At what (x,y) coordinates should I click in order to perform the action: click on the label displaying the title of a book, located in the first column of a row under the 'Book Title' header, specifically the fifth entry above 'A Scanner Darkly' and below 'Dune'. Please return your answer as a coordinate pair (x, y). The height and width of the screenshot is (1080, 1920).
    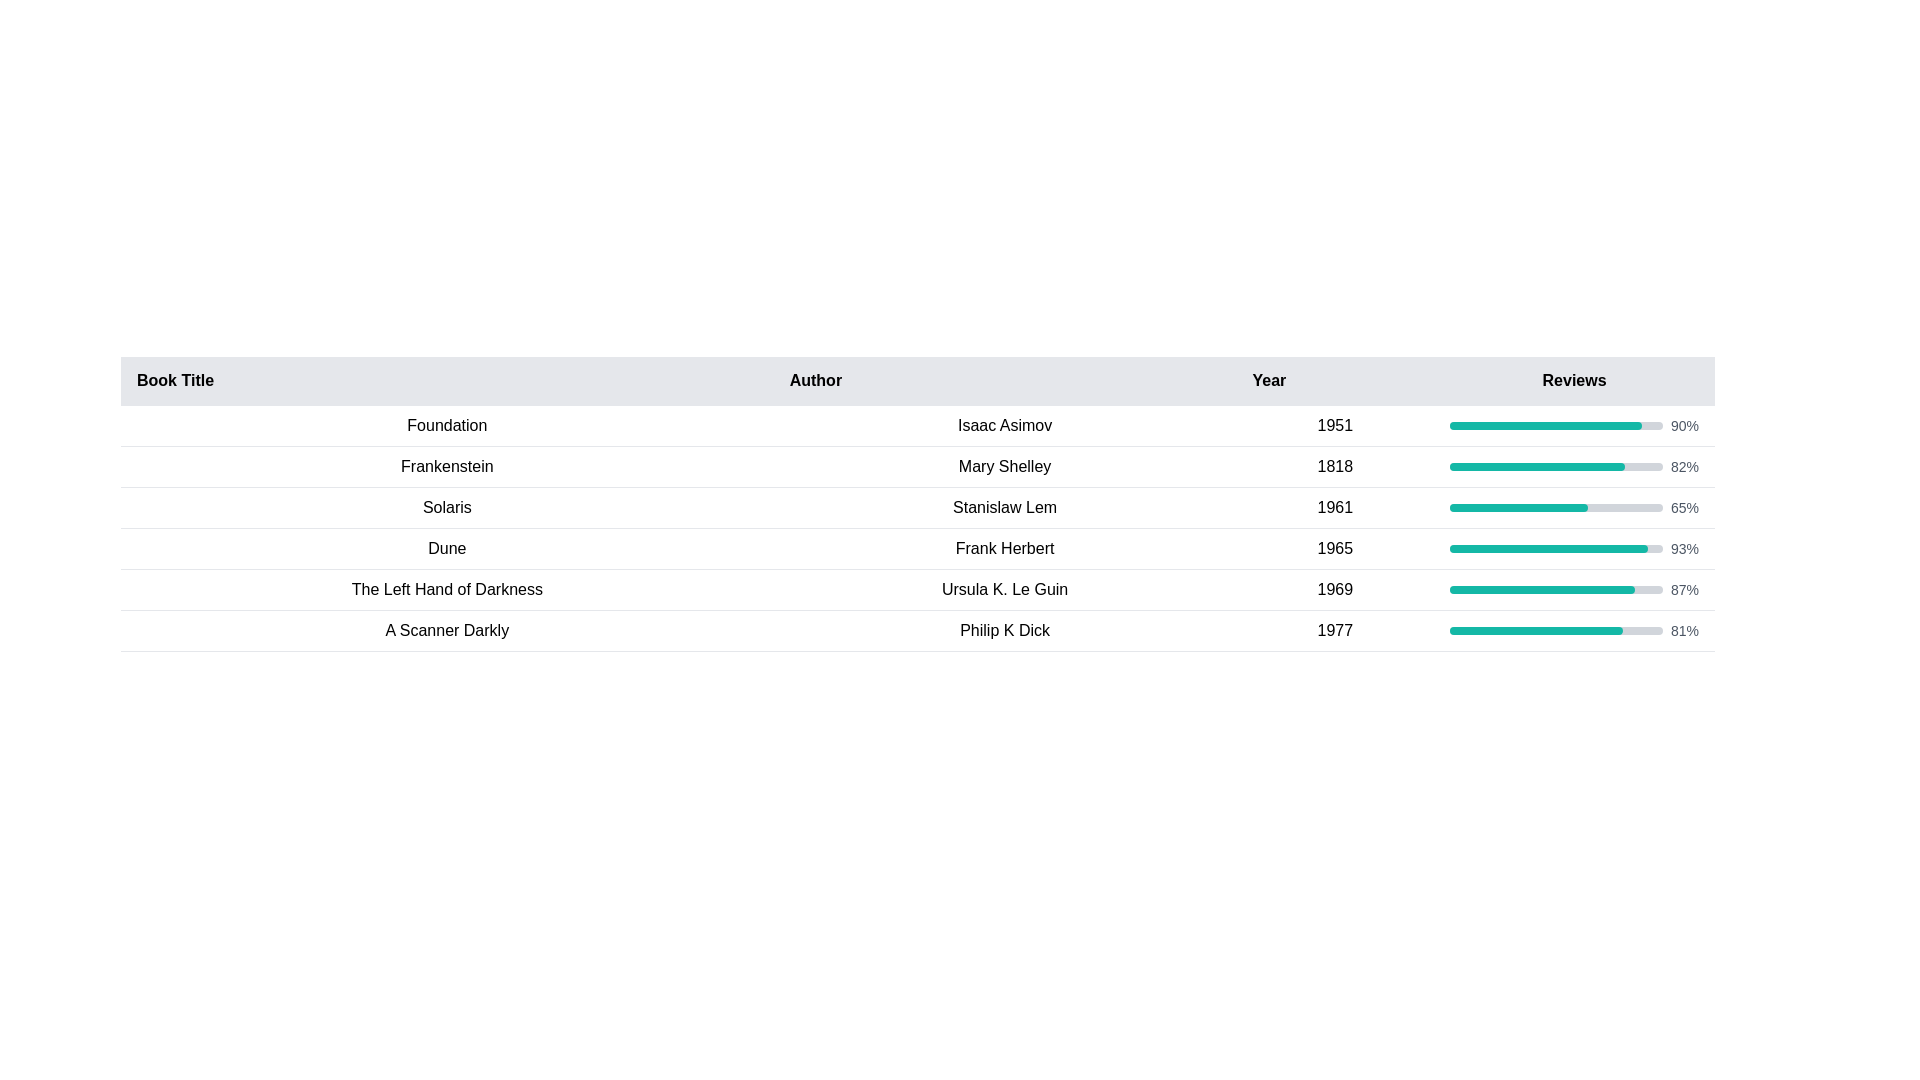
    Looking at the image, I should click on (446, 589).